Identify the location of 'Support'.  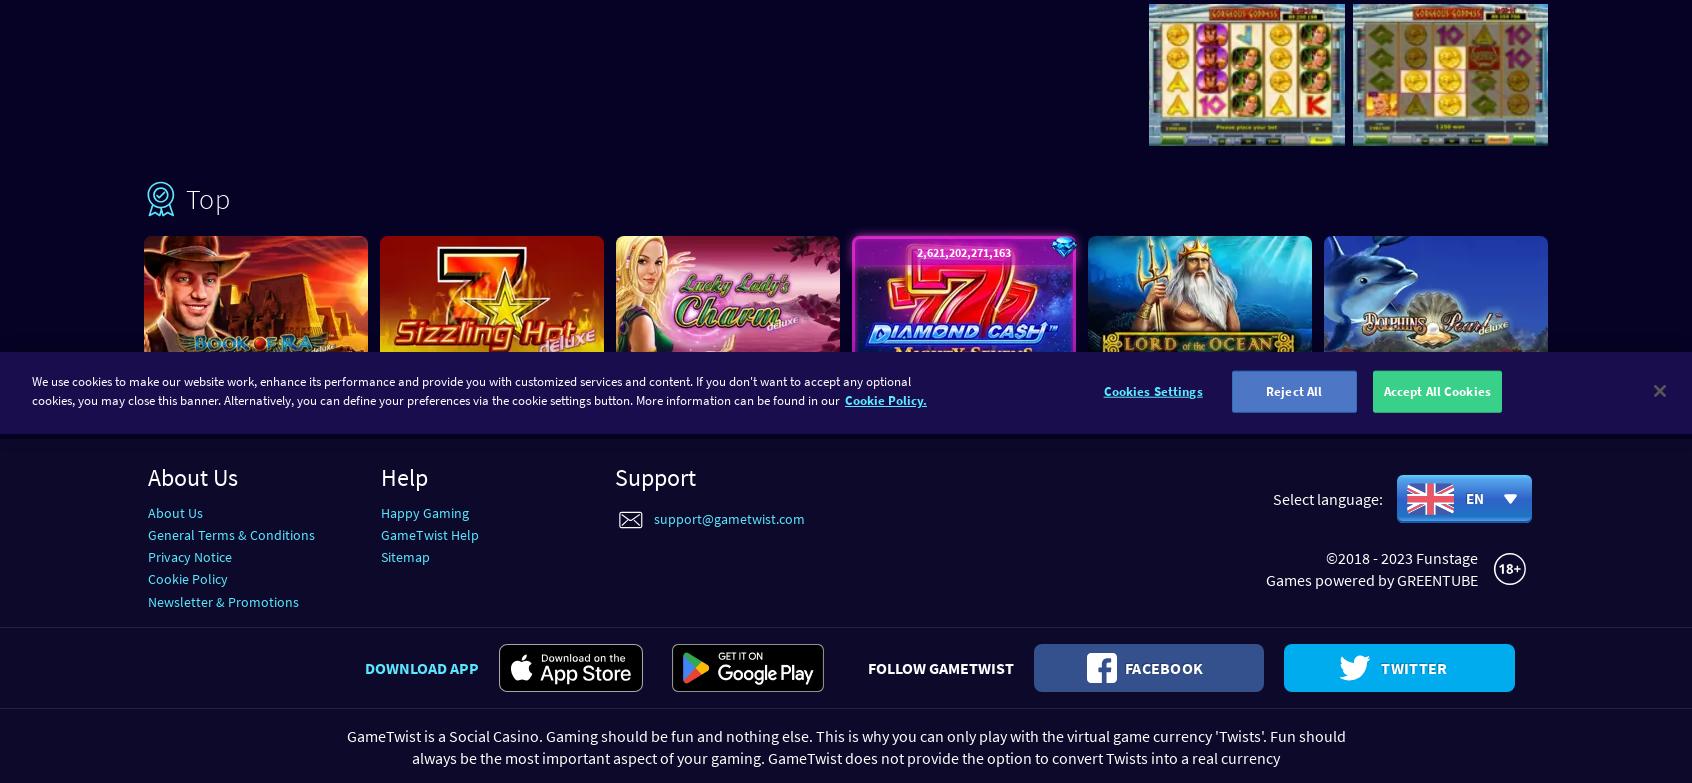
(654, 475).